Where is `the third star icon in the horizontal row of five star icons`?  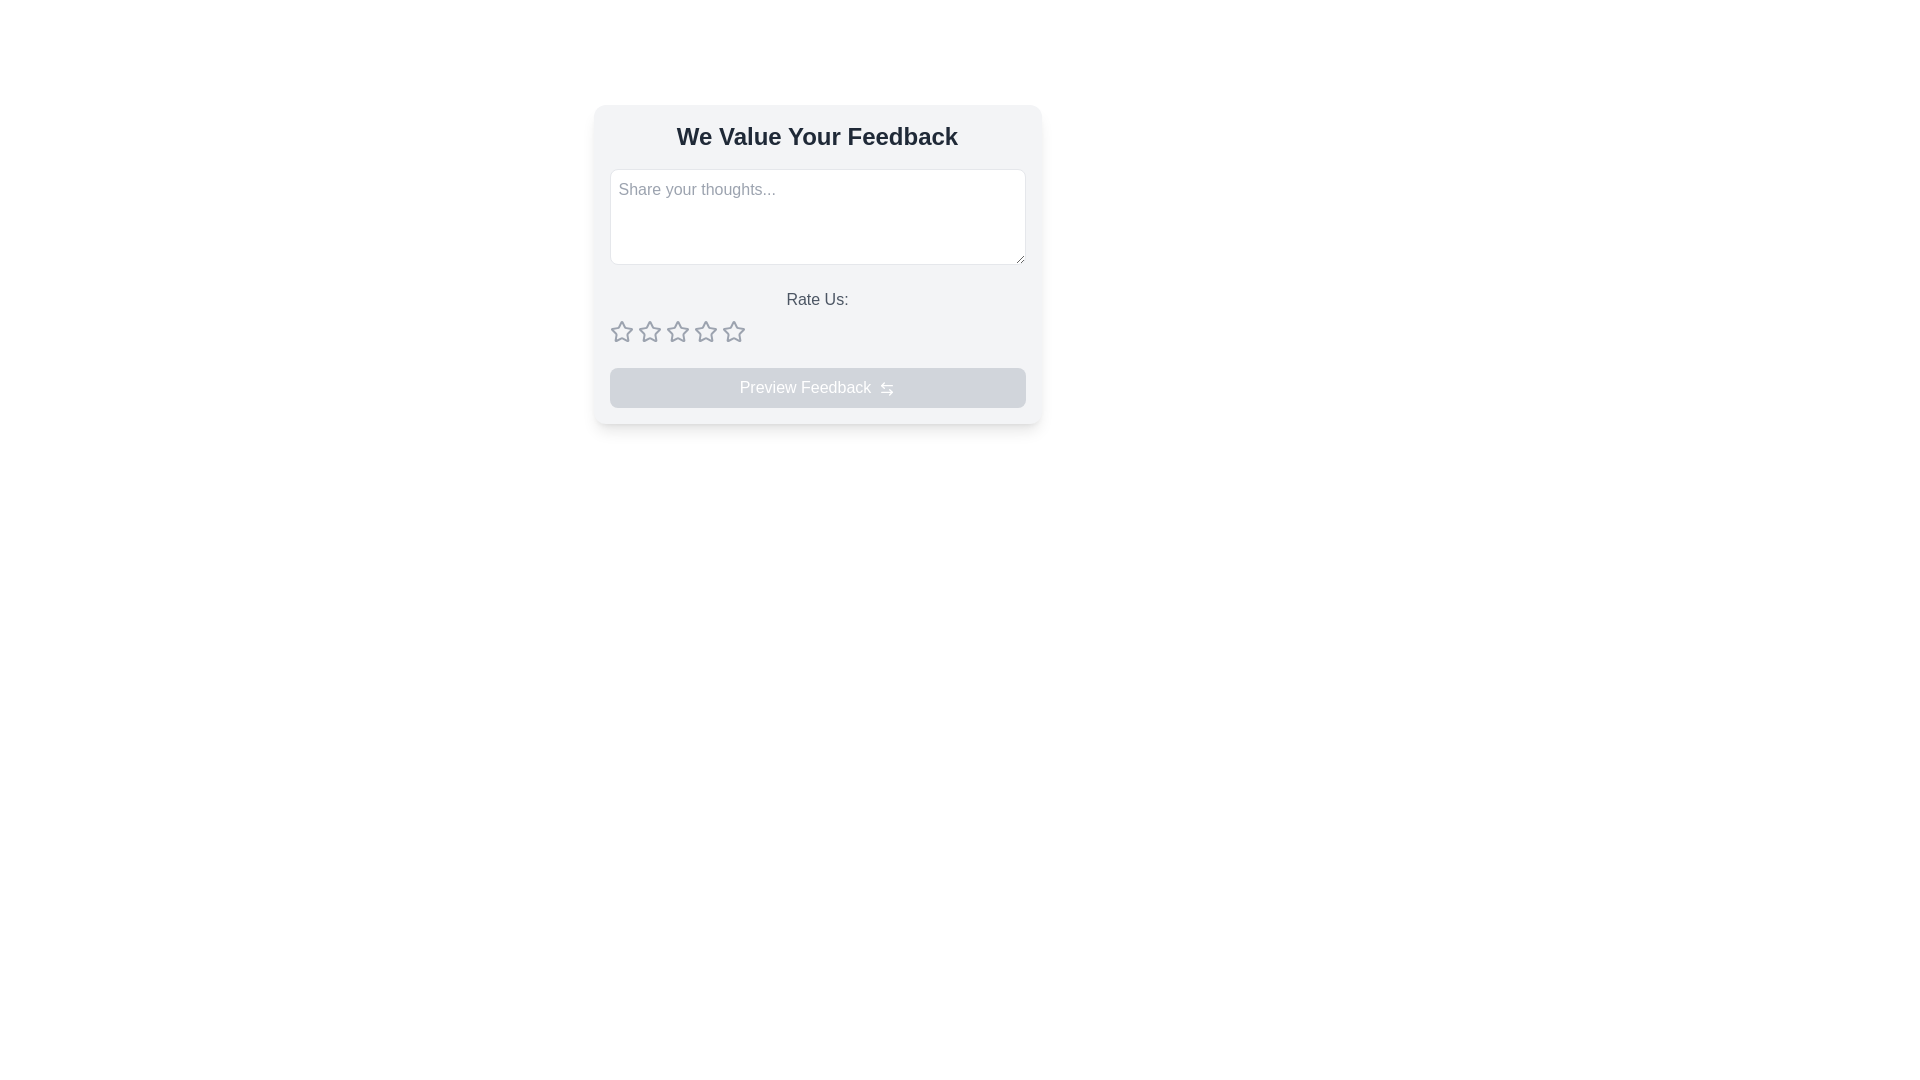 the third star icon in the horizontal row of five star icons is located at coordinates (677, 330).